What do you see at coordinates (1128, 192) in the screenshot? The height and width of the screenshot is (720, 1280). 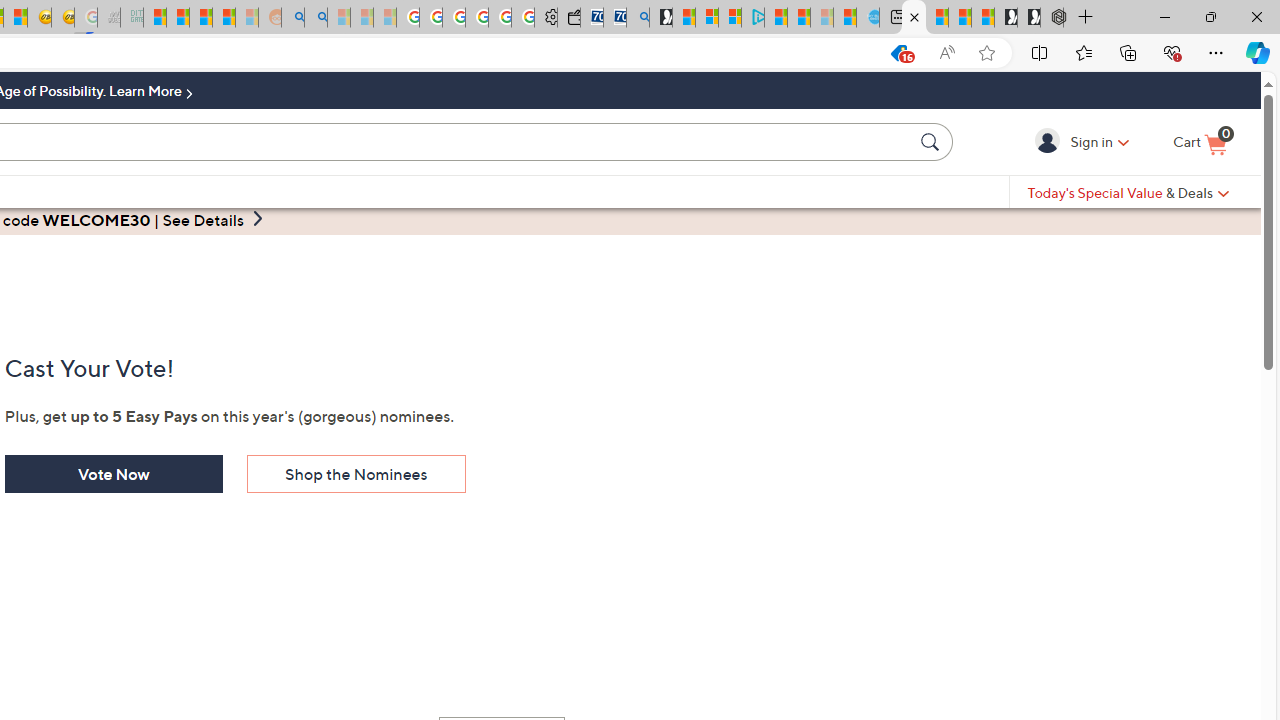 I see `'Today'` at bounding box center [1128, 192].